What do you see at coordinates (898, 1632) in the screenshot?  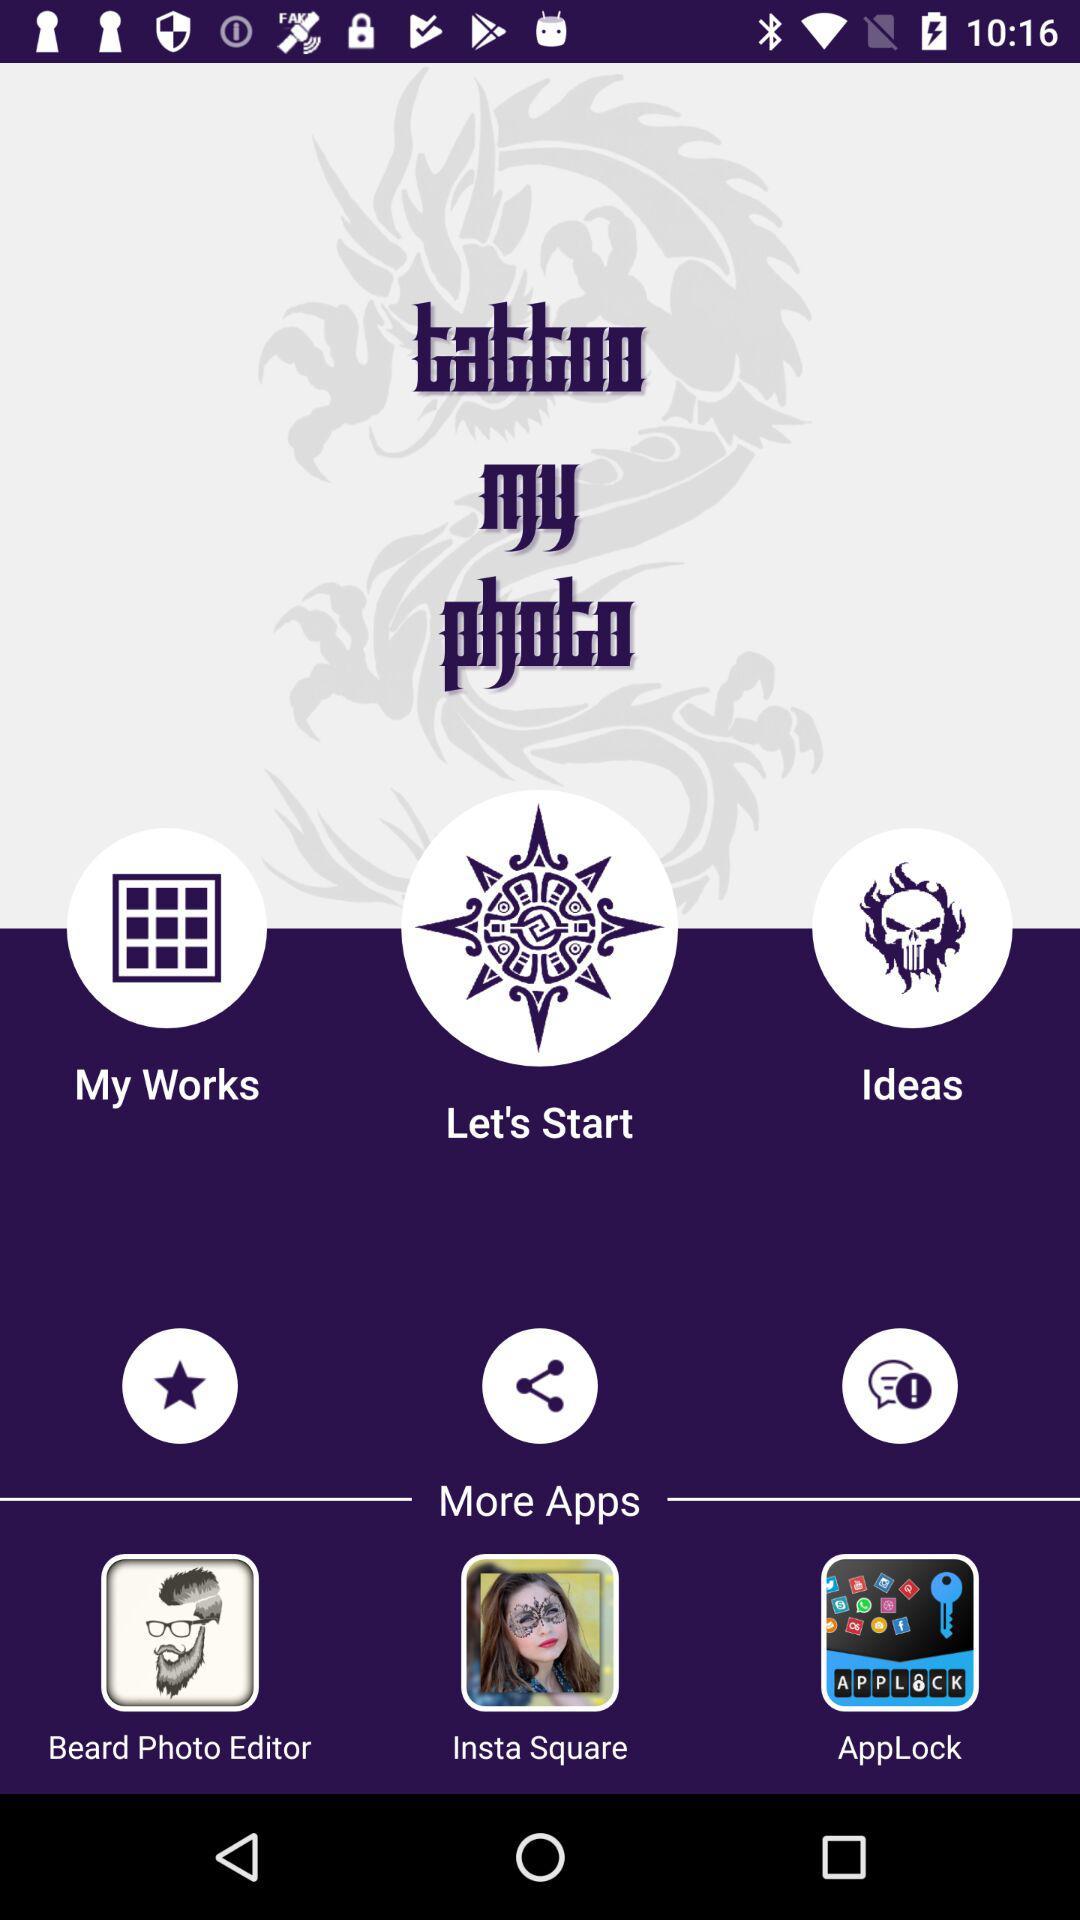 I see `applock` at bounding box center [898, 1632].